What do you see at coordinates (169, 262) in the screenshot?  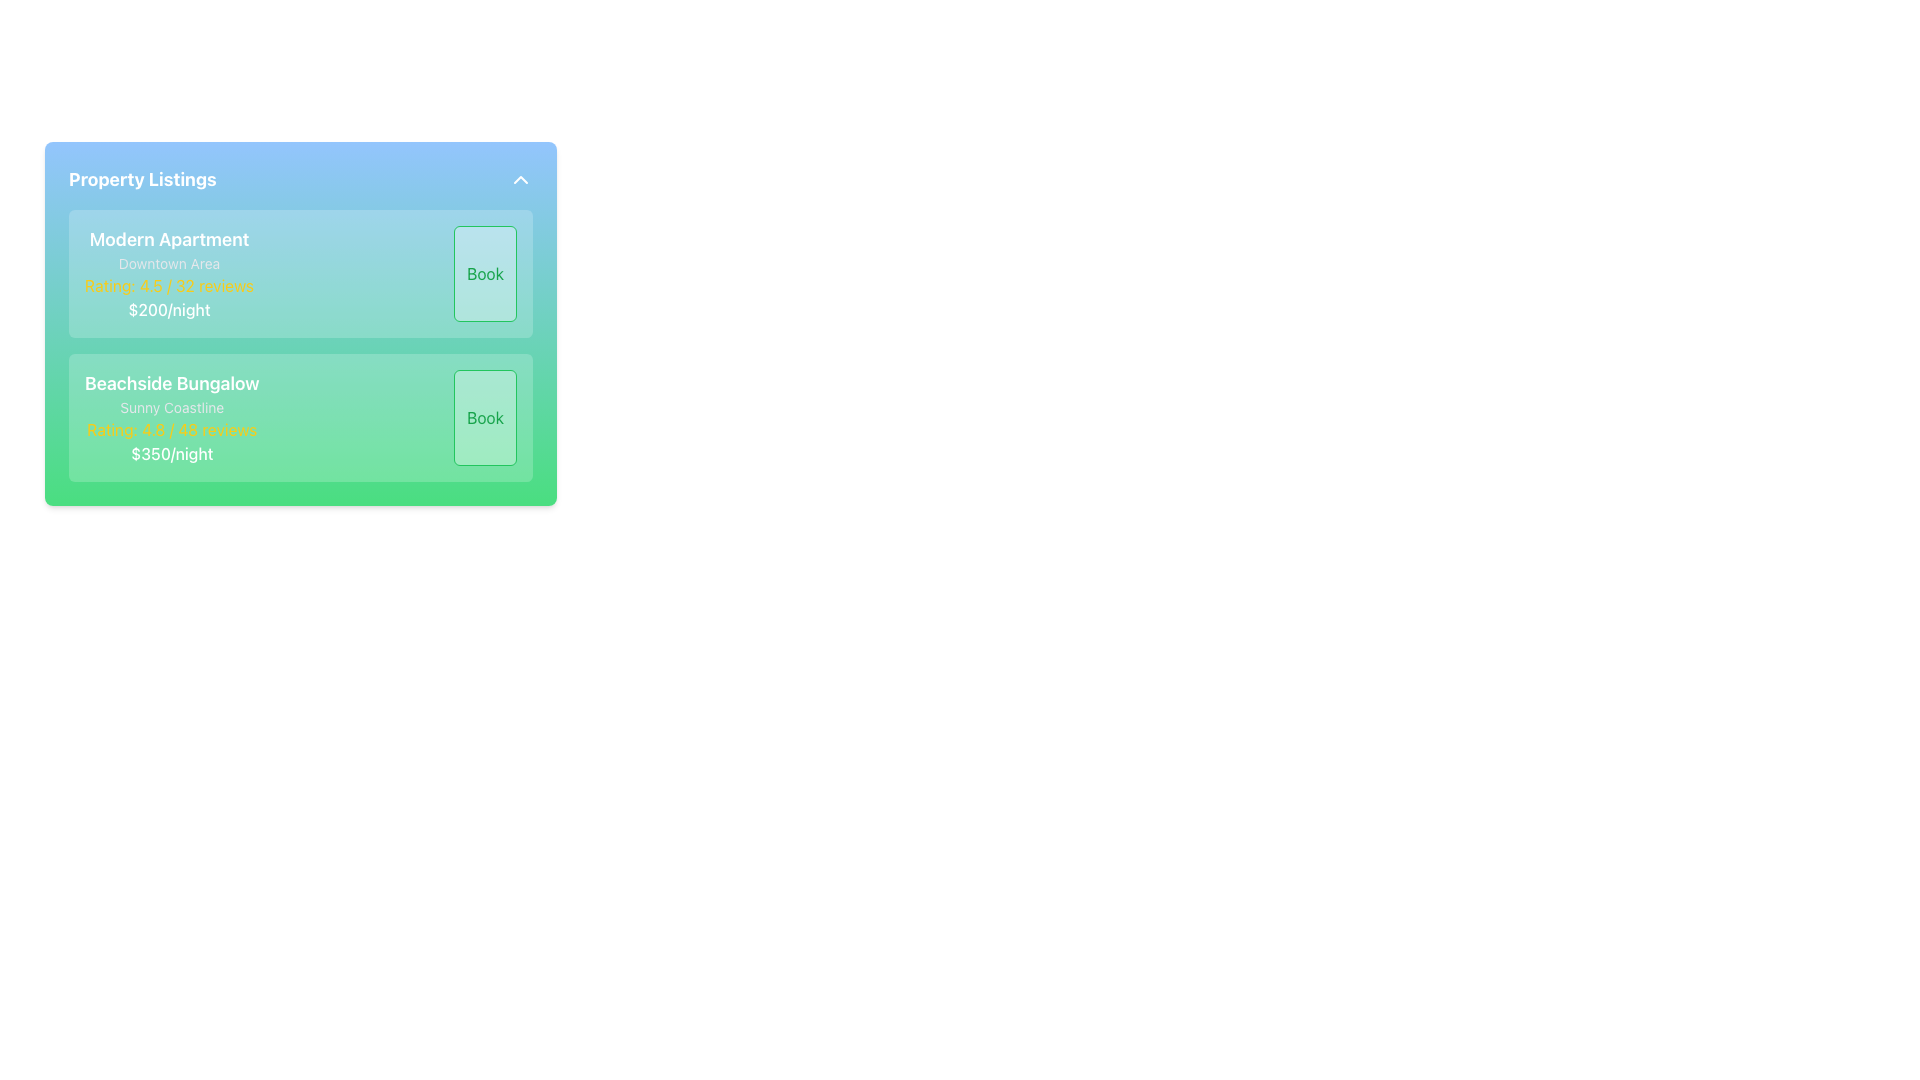 I see `the static text label reading 'Downtown Area' which is positioned below 'Modern Apartment' and above the rating summary in the top section of the listing card` at bounding box center [169, 262].